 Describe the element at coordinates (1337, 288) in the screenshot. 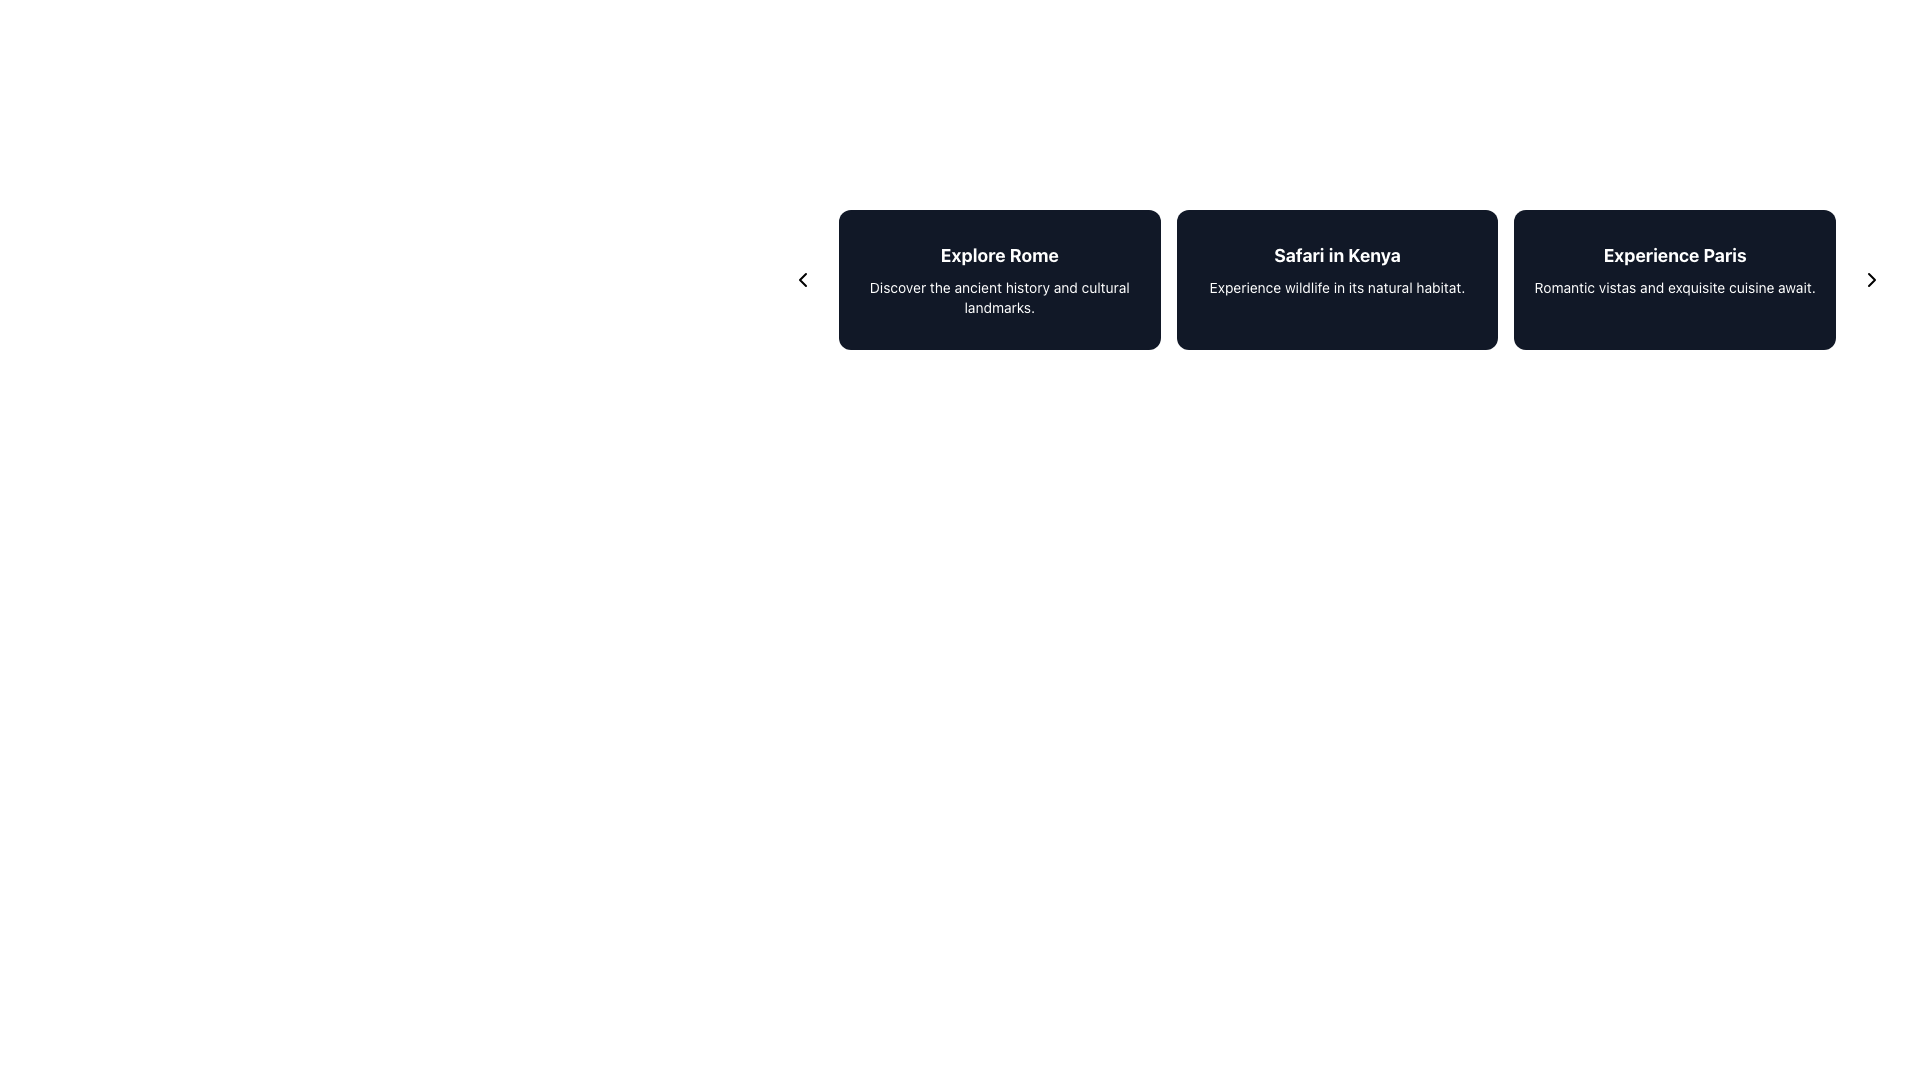

I see `the text element displaying 'Experience wildlife in its natural habitat.' which is located below the header 'Safari in Kenya' within the middle card of a horizontally aligned set of three cards` at that location.